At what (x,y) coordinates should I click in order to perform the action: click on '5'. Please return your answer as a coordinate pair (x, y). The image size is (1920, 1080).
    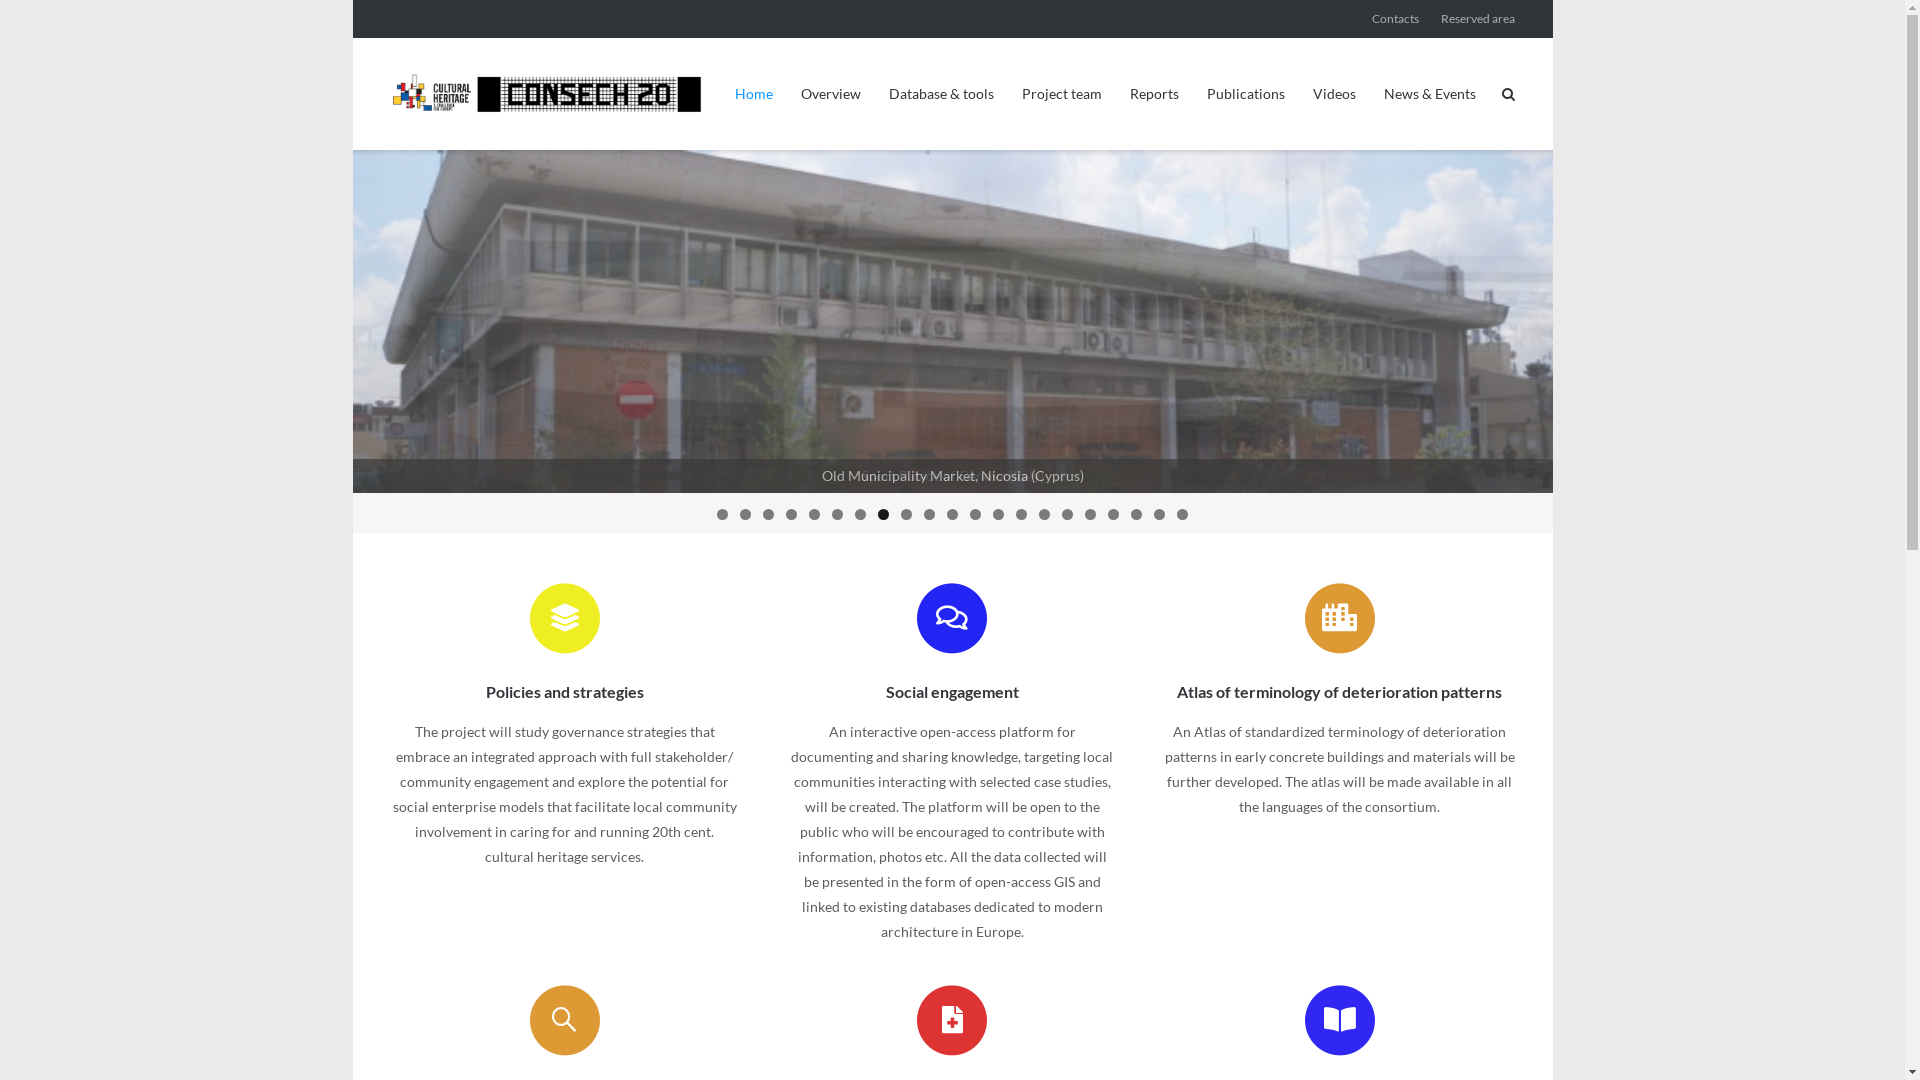
    Looking at the image, I should click on (814, 513).